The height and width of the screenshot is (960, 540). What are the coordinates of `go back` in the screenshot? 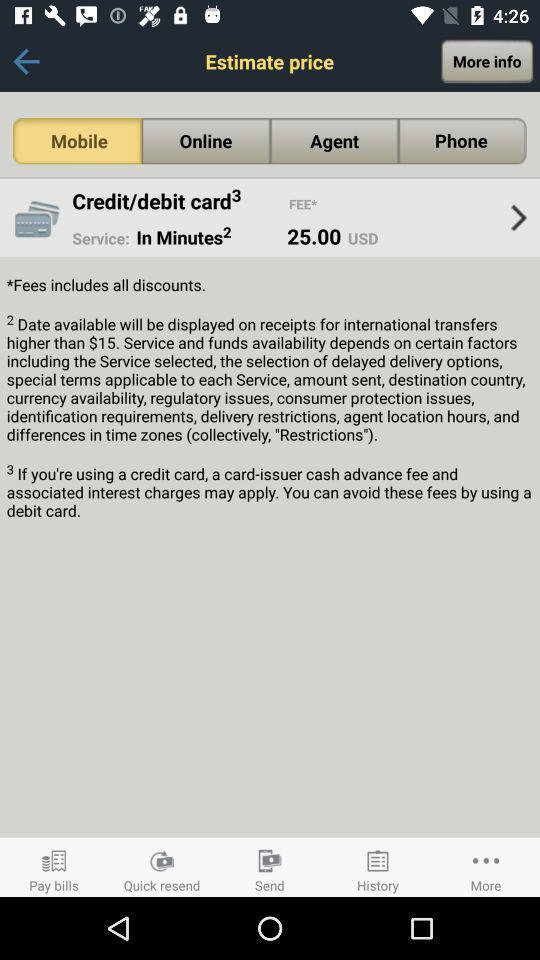 It's located at (25, 61).